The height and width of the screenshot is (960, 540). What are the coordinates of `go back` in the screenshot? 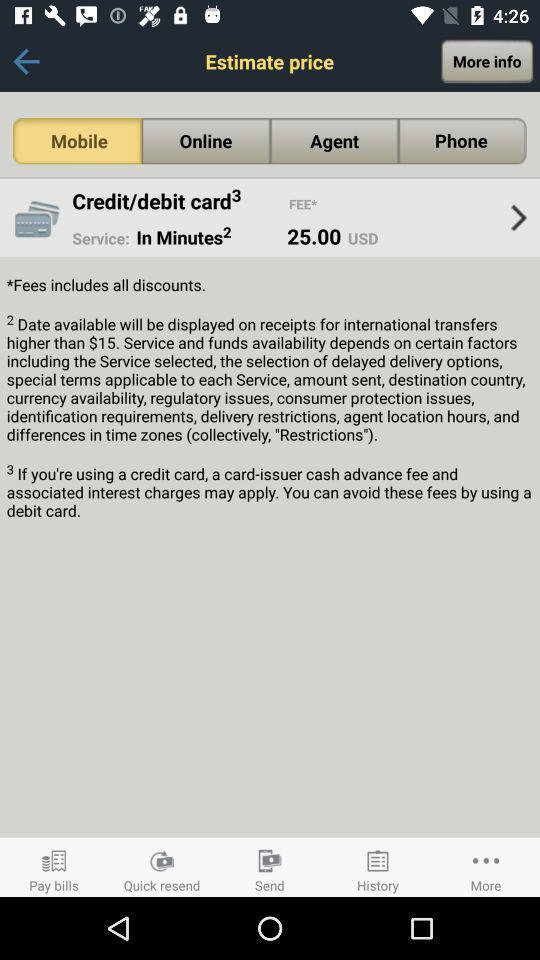 It's located at (25, 61).